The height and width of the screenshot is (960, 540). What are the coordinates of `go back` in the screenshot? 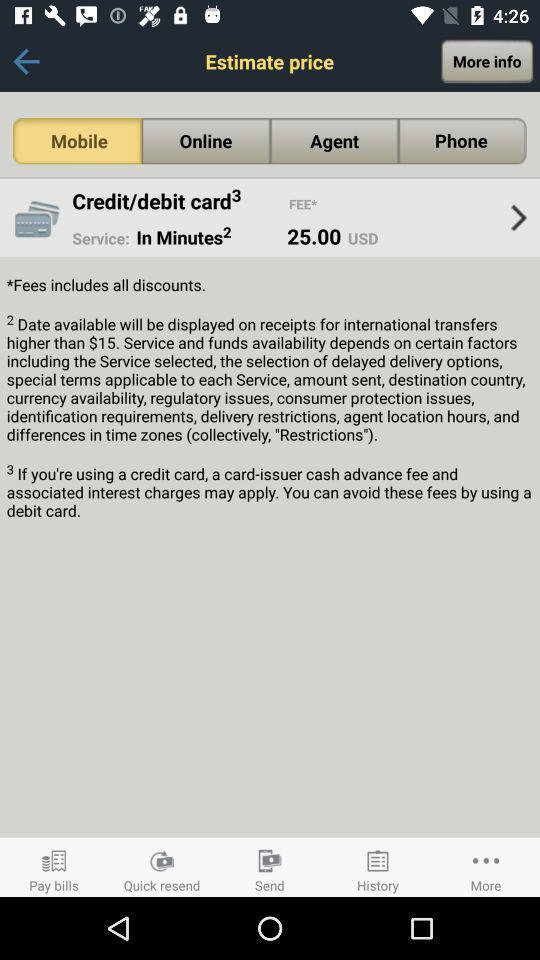 It's located at (25, 61).